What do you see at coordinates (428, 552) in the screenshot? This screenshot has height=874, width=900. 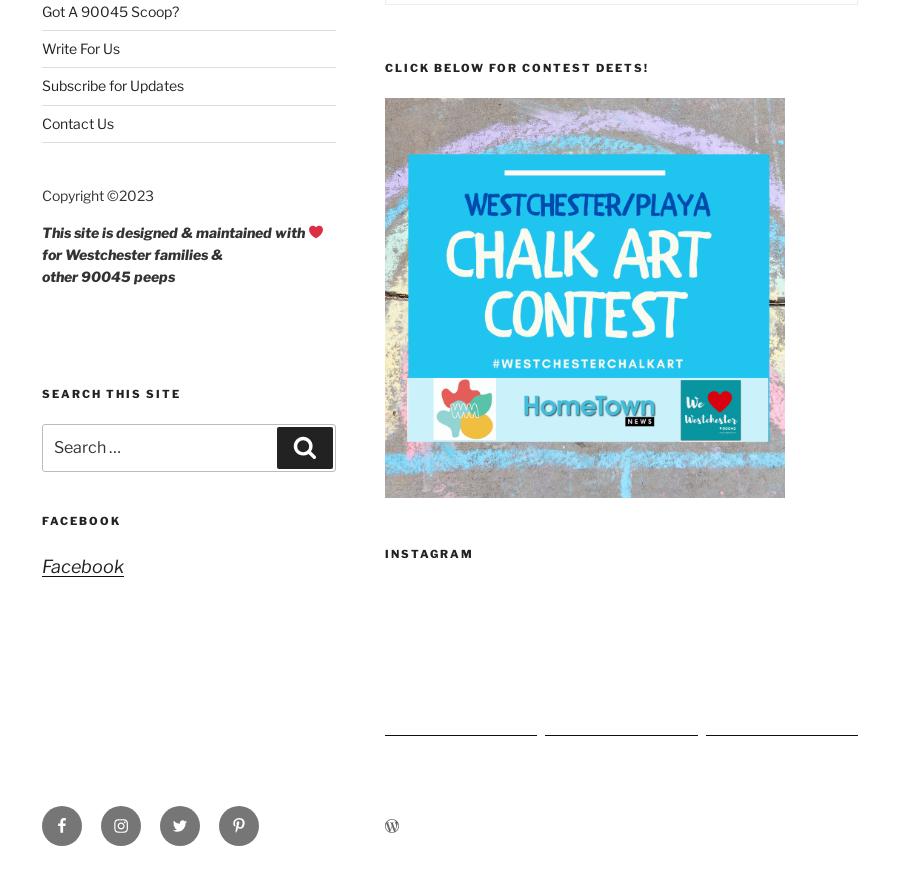 I see `'Instagram'` at bounding box center [428, 552].